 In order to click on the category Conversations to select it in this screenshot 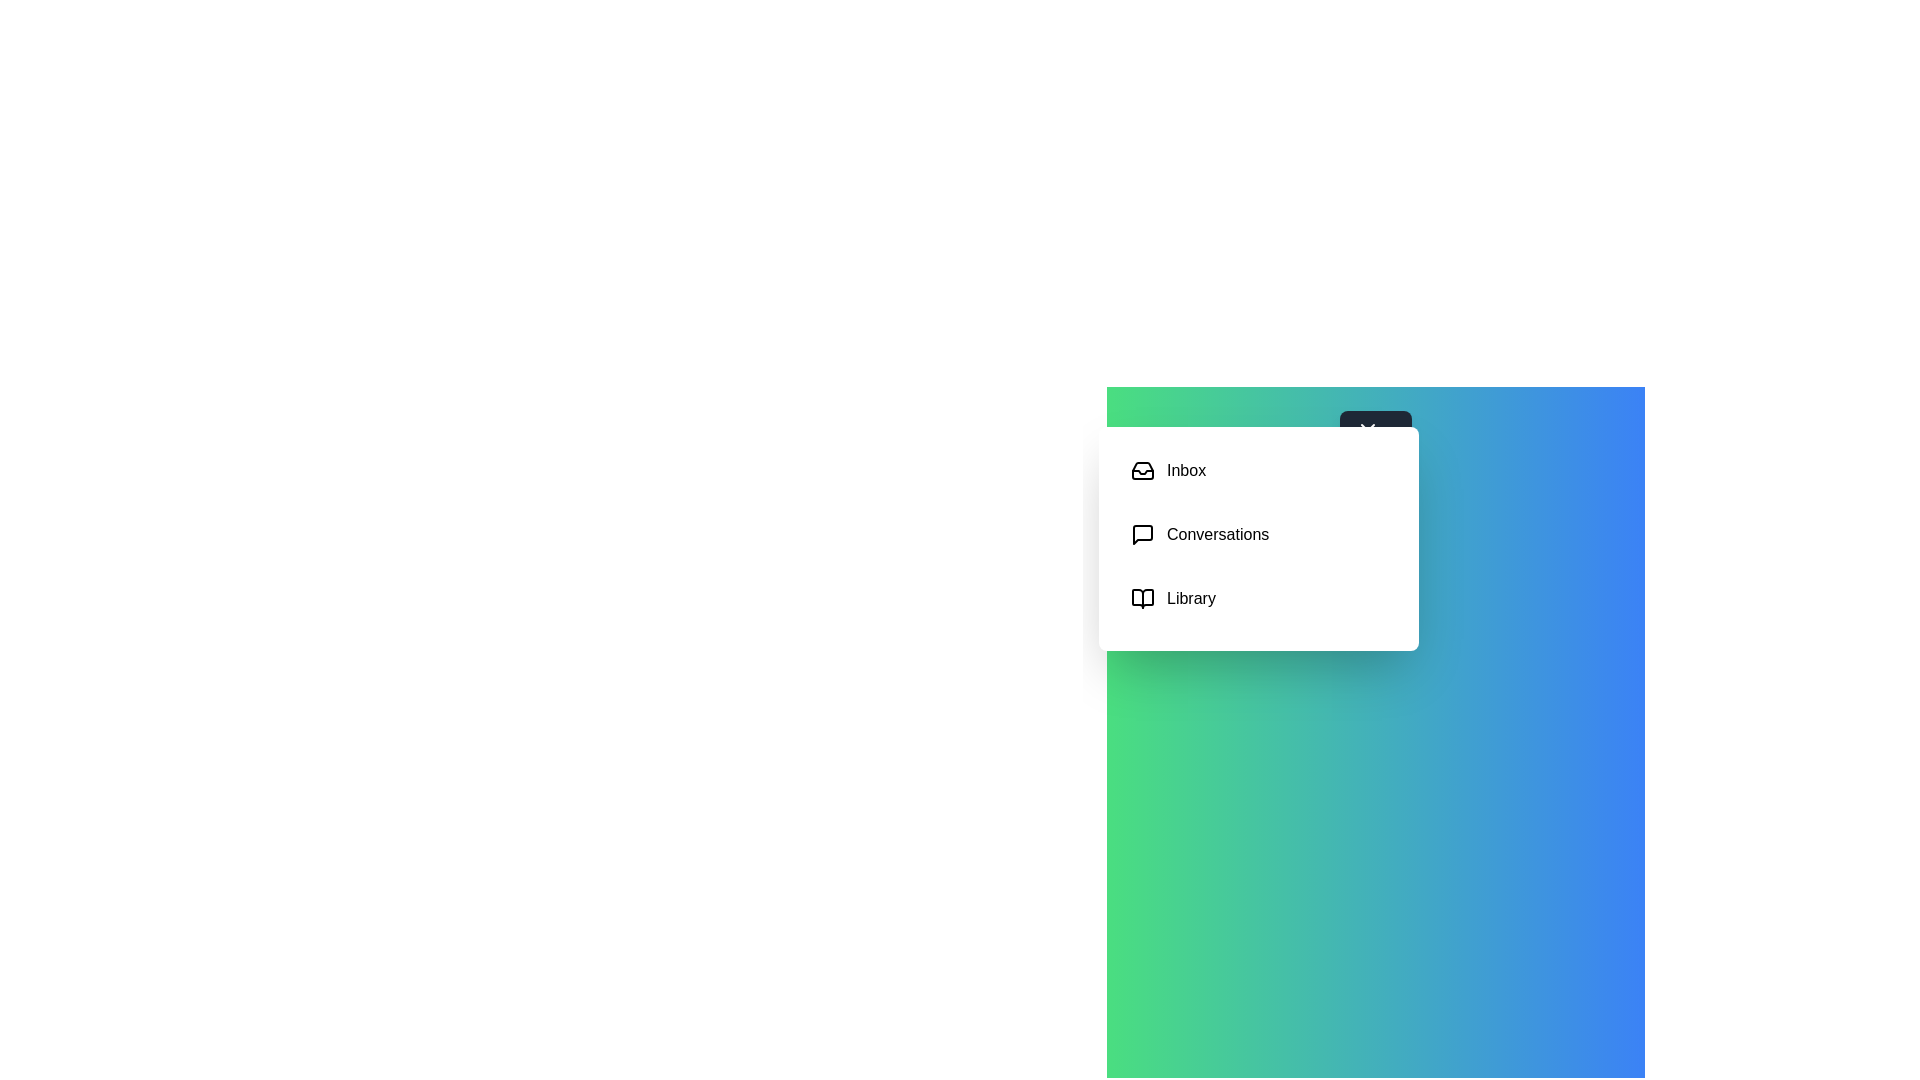, I will do `click(1257, 534)`.